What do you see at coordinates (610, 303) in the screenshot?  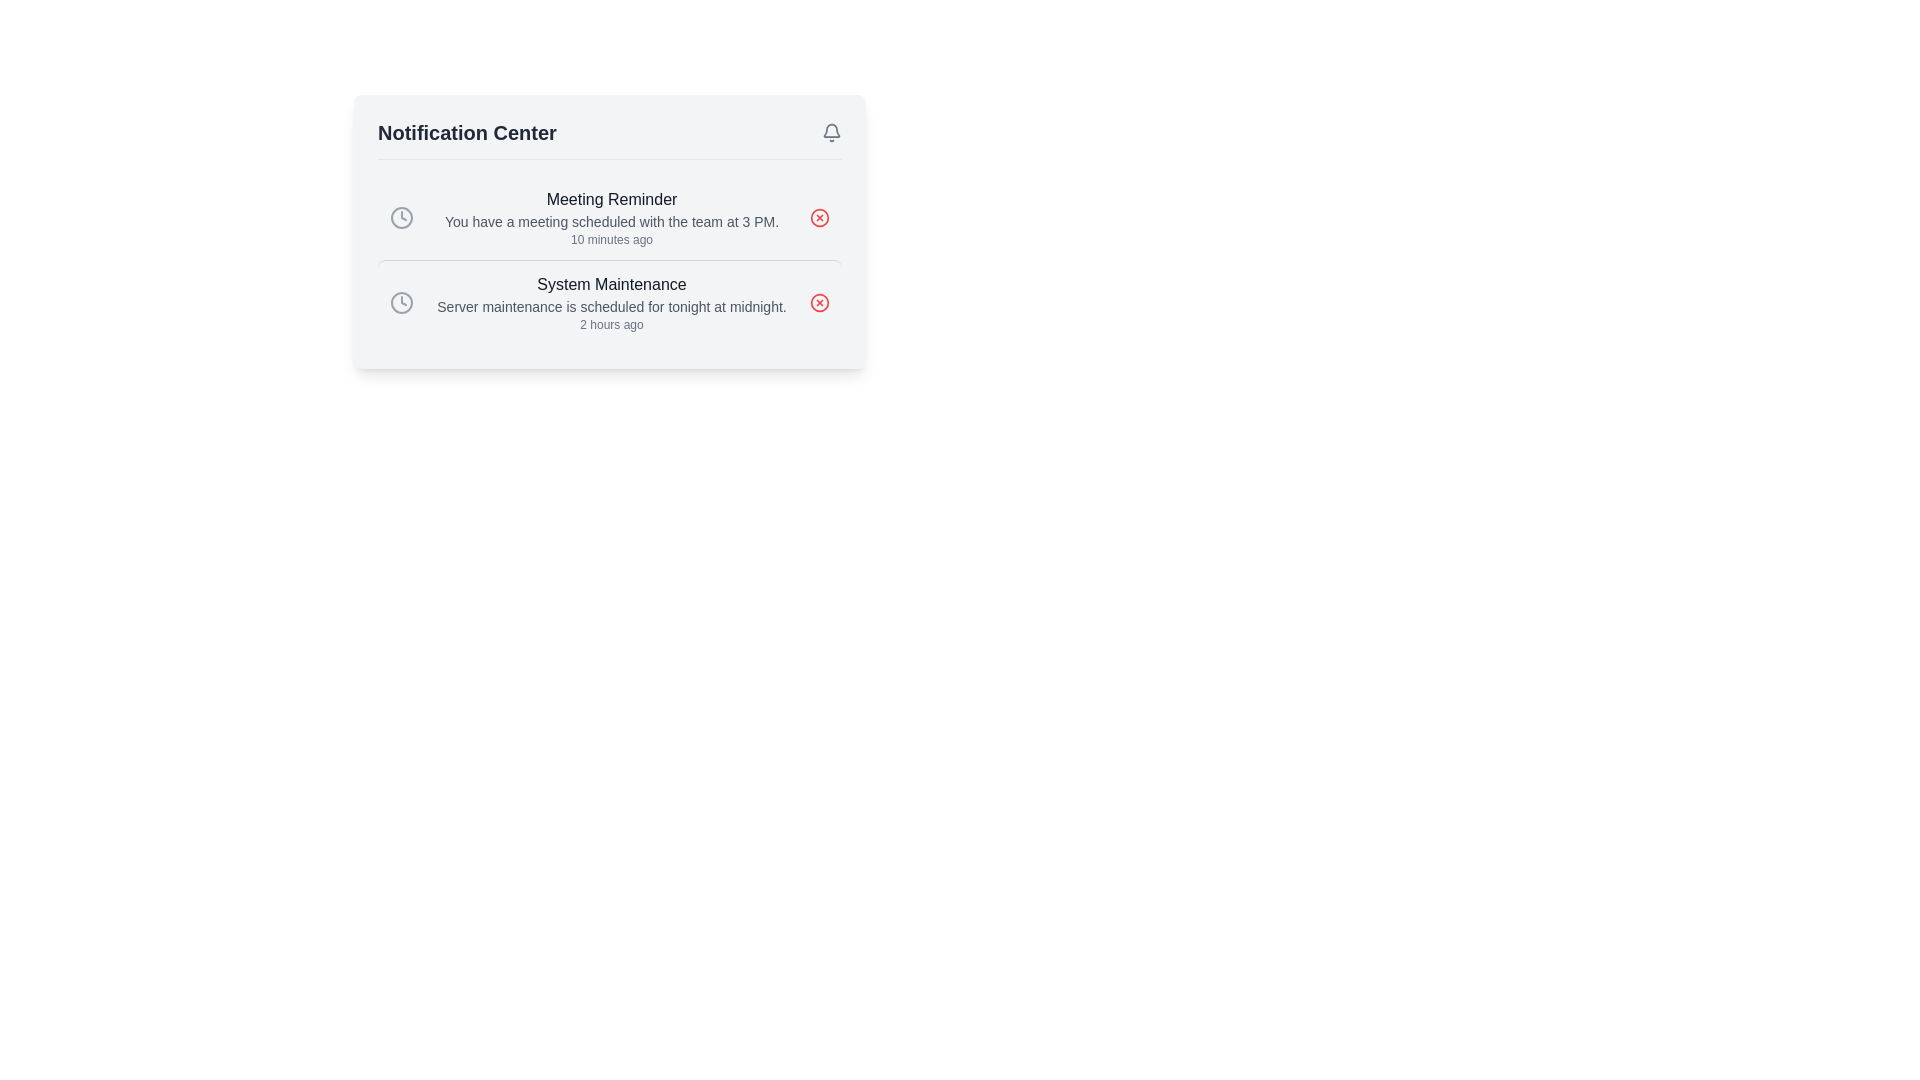 I see `displayed information from the Informational Text Block located in the Notification Center, which serves as a notification about scheduled server maintenance, positioned below the Meeting Reminder` at bounding box center [610, 303].